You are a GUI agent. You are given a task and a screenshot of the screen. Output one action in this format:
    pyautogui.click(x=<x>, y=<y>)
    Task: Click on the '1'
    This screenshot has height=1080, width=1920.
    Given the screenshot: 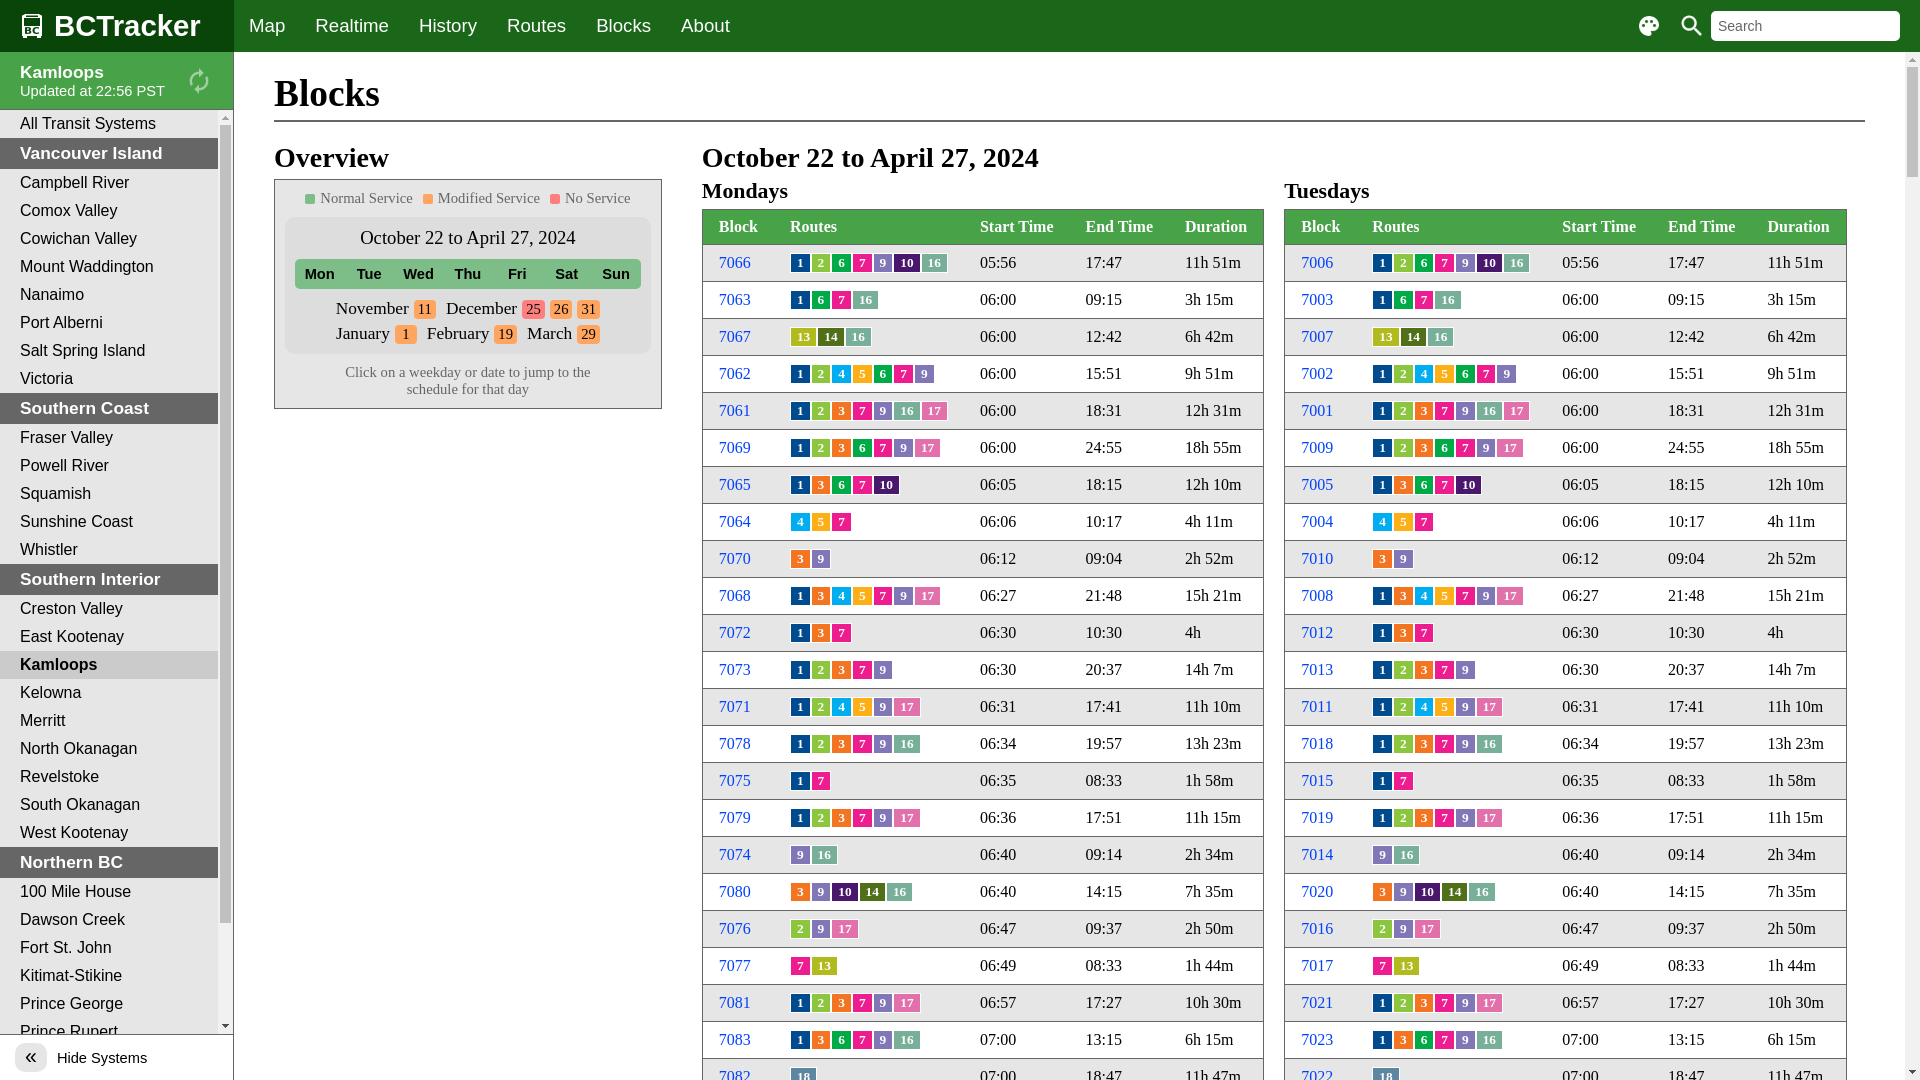 What is the action you would take?
    pyautogui.click(x=800, y=261)
    